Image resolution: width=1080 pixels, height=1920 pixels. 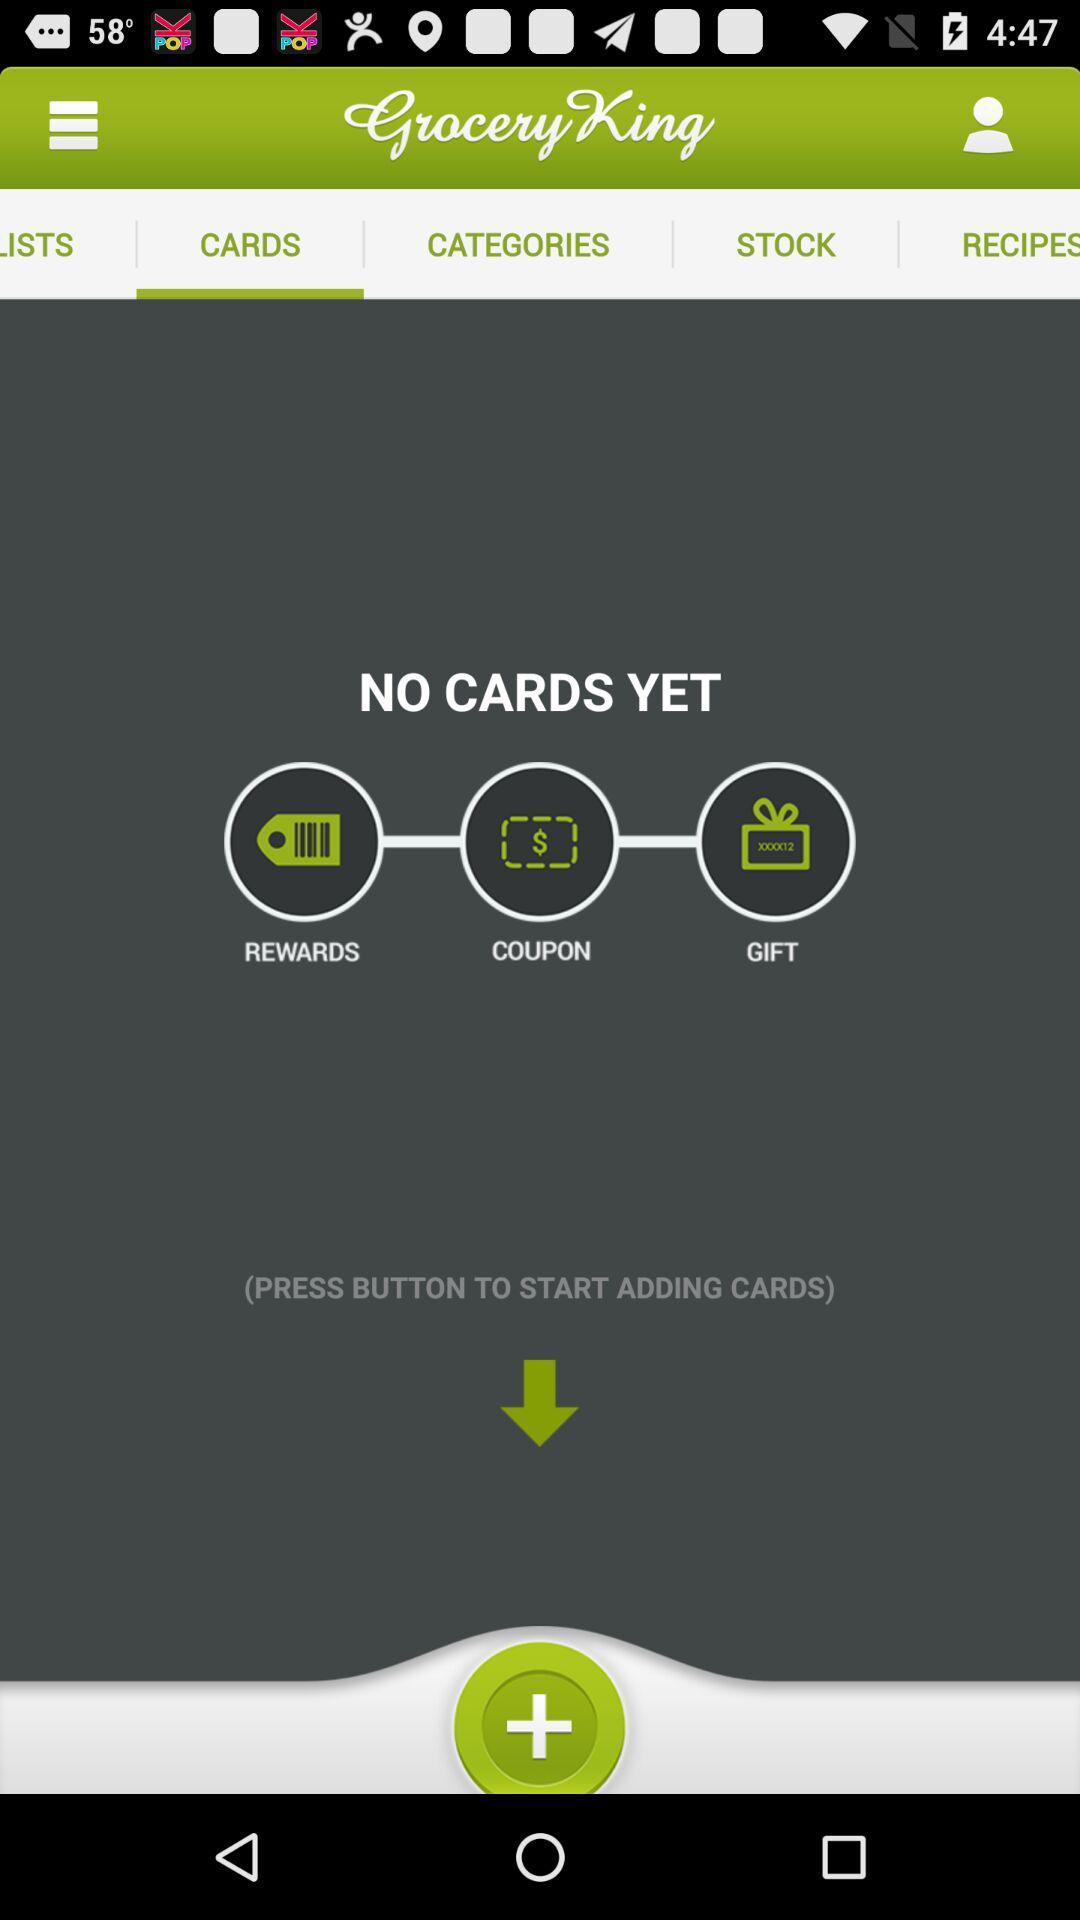 I want to click on the arrow_downward icon, so click(x=538, y=1492).